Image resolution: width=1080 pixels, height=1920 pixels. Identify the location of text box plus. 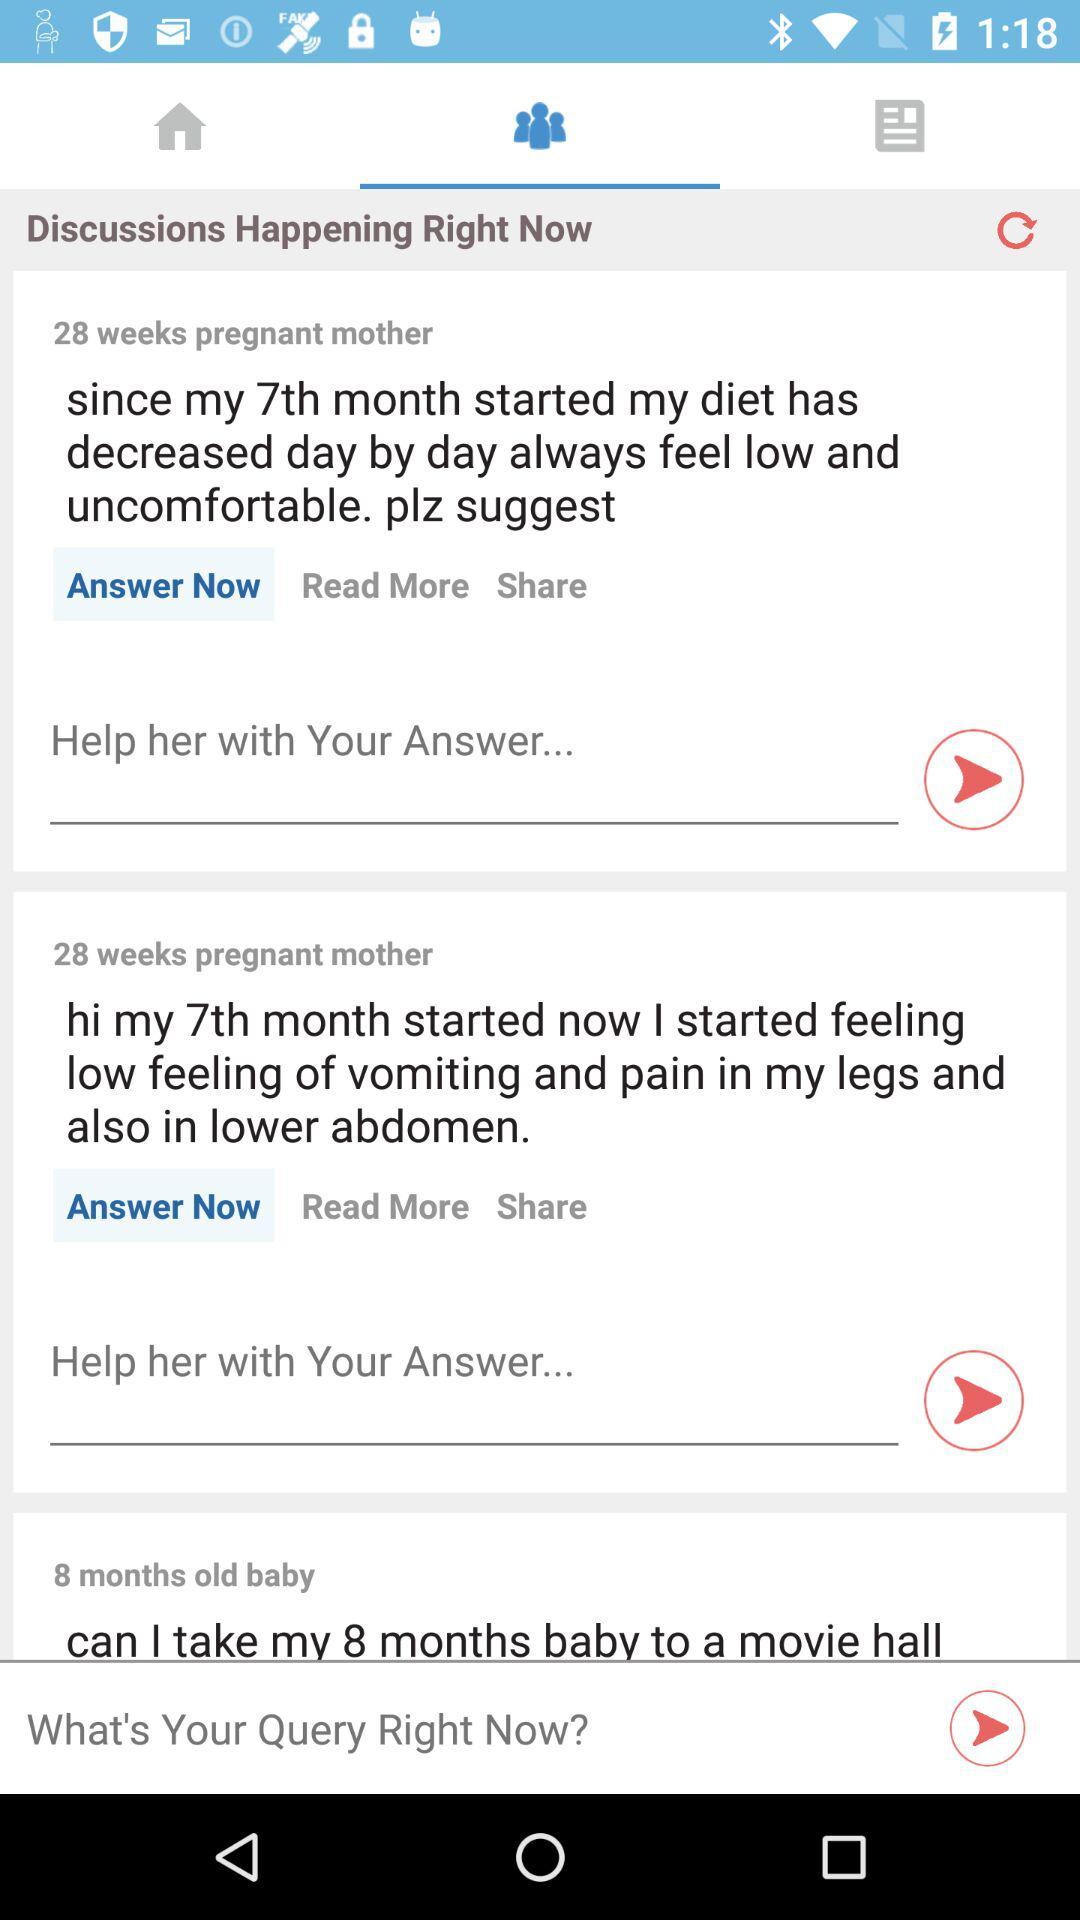
(474, 738).